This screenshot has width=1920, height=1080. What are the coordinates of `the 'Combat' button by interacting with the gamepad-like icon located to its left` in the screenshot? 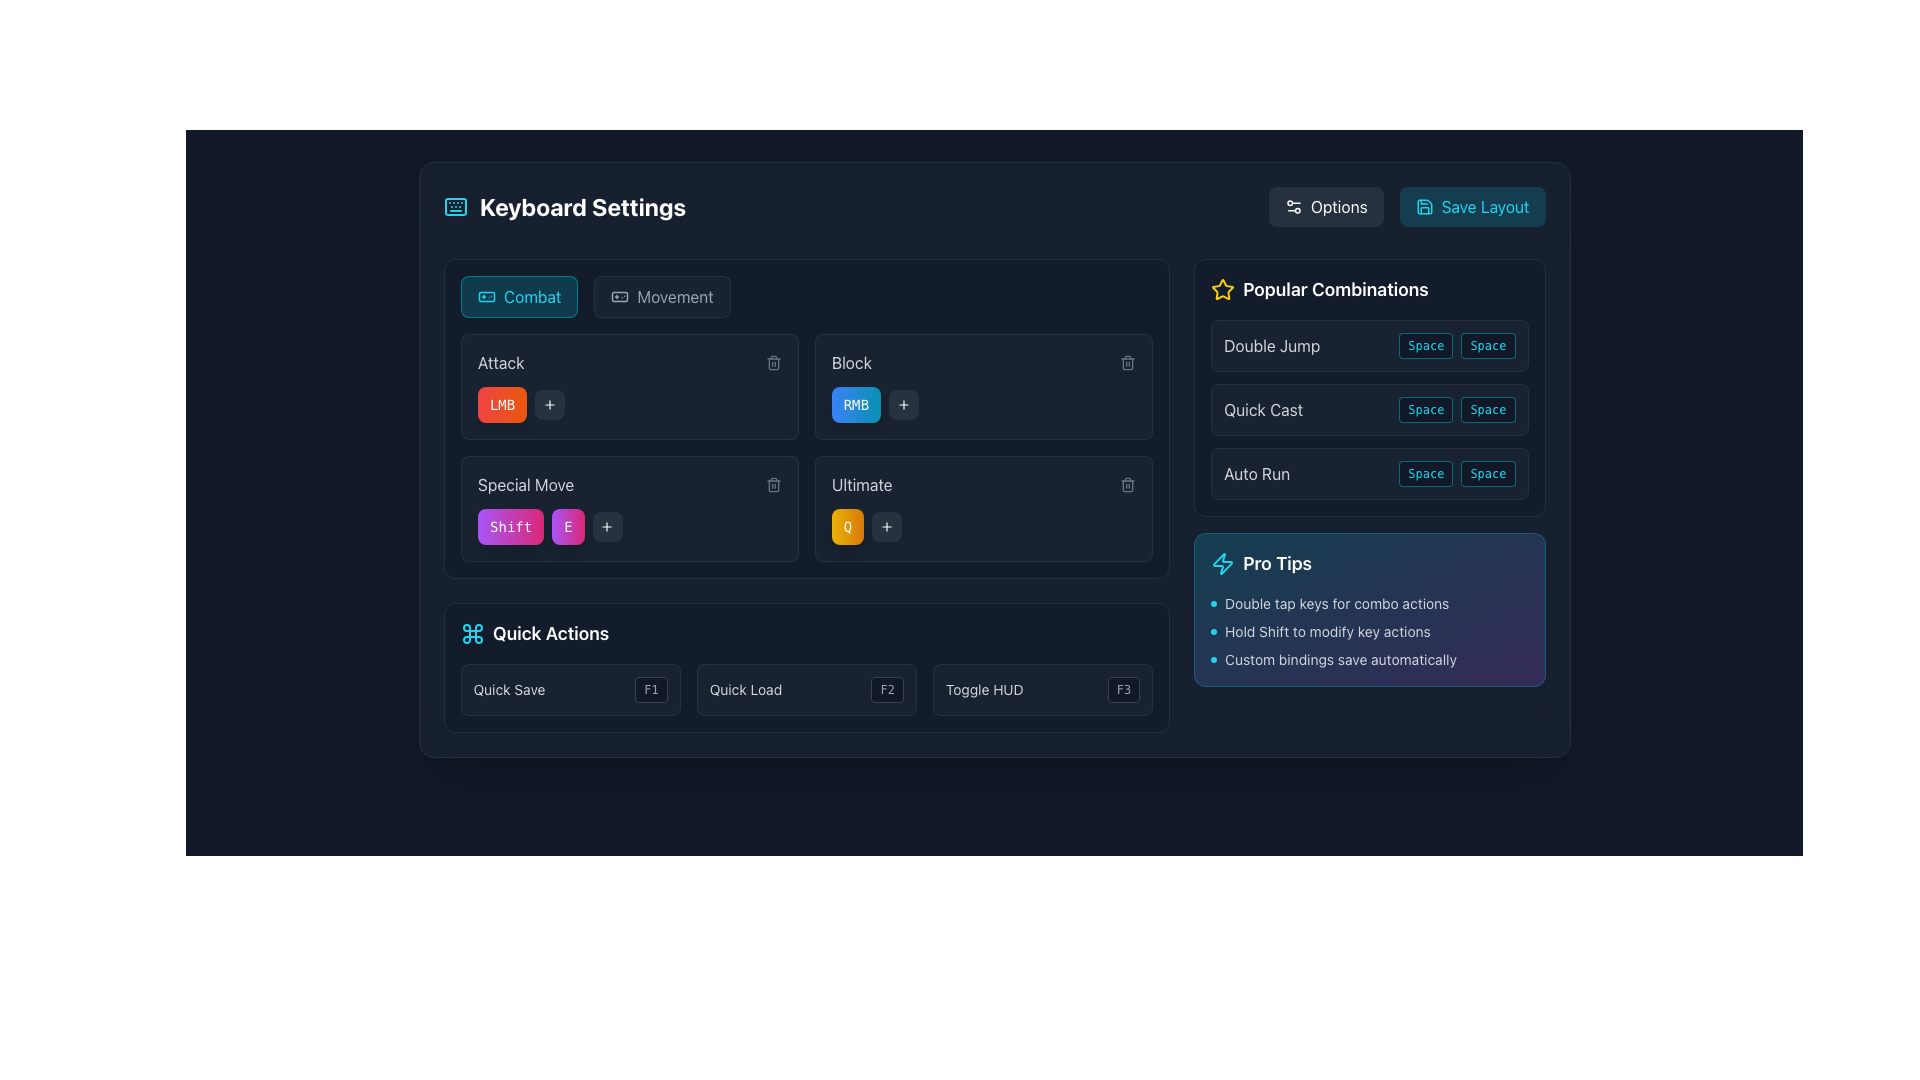 It's located at (486, 297).